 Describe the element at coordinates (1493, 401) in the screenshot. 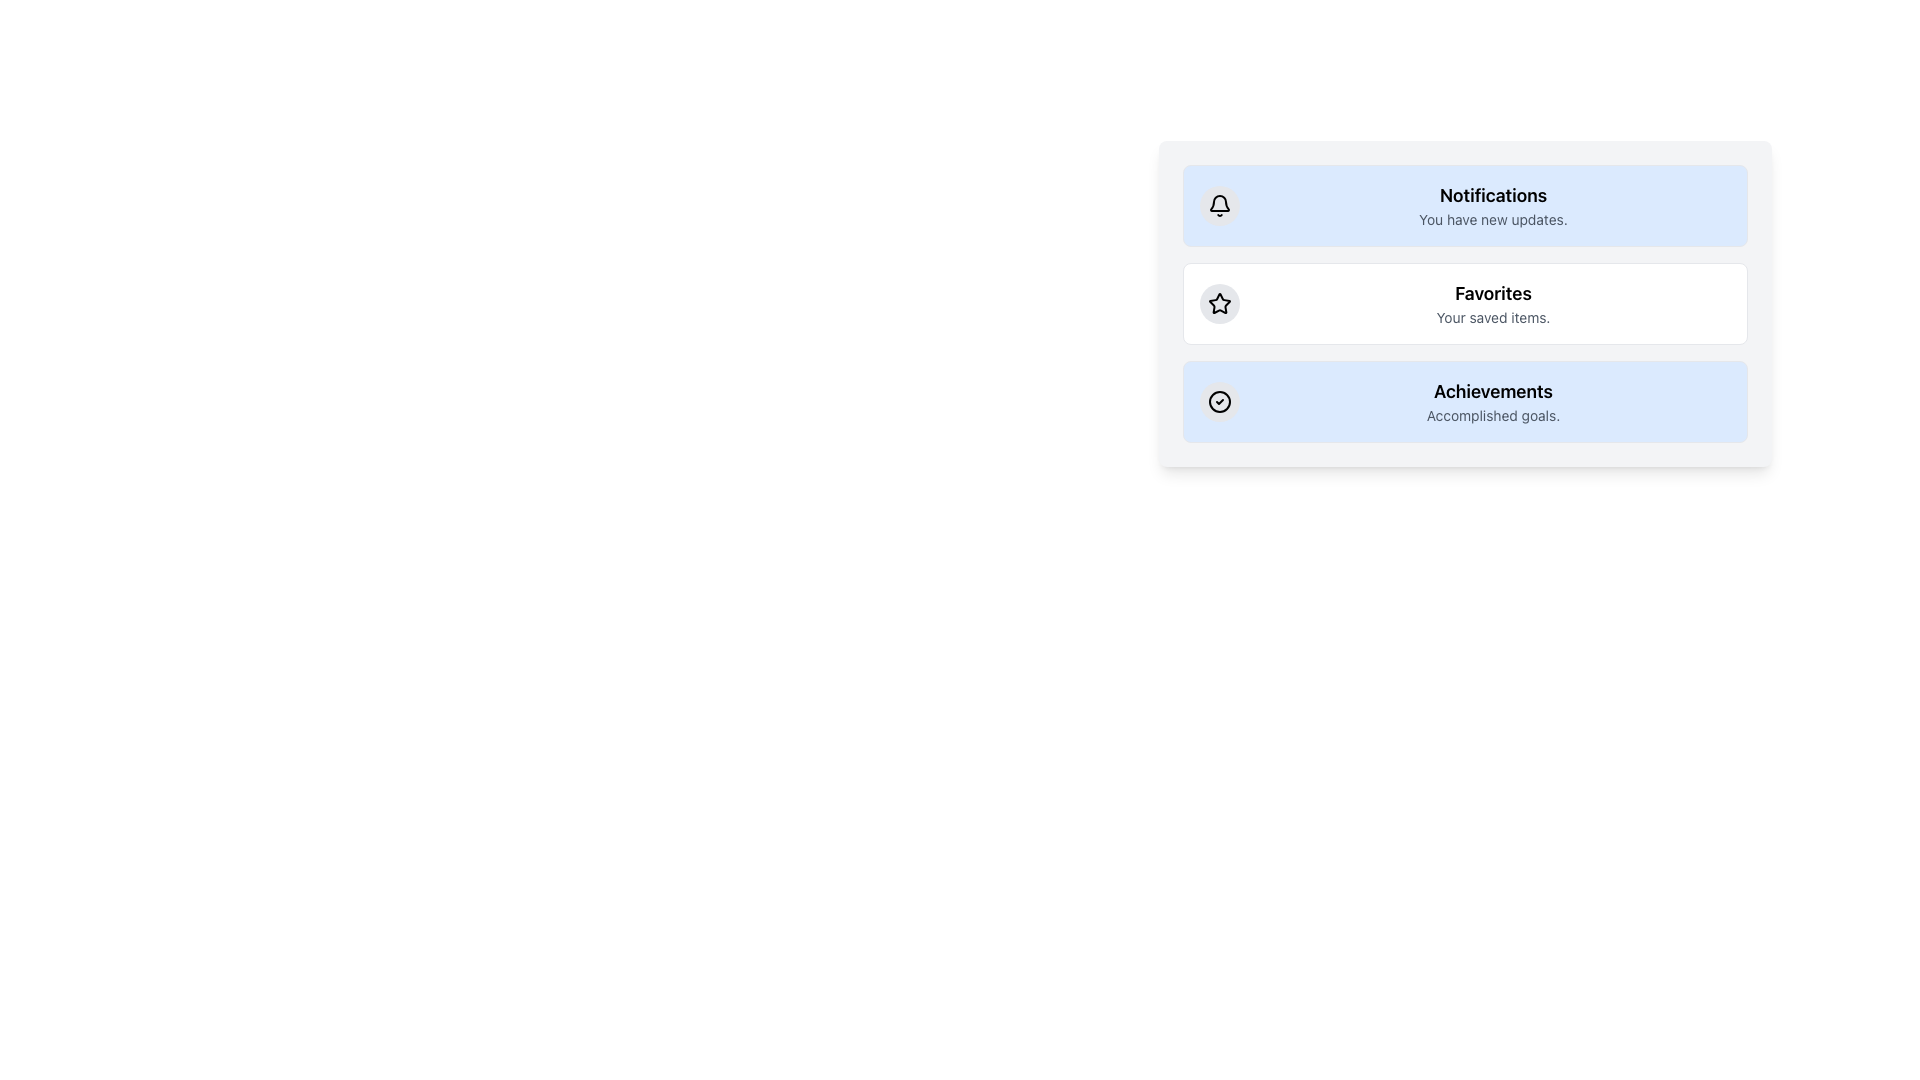

I see `the Text block displaying 'Achievements' in bold with subtext 'Accomplished goals.' in gray, located in the third section of the vertically stacked list` at that location.